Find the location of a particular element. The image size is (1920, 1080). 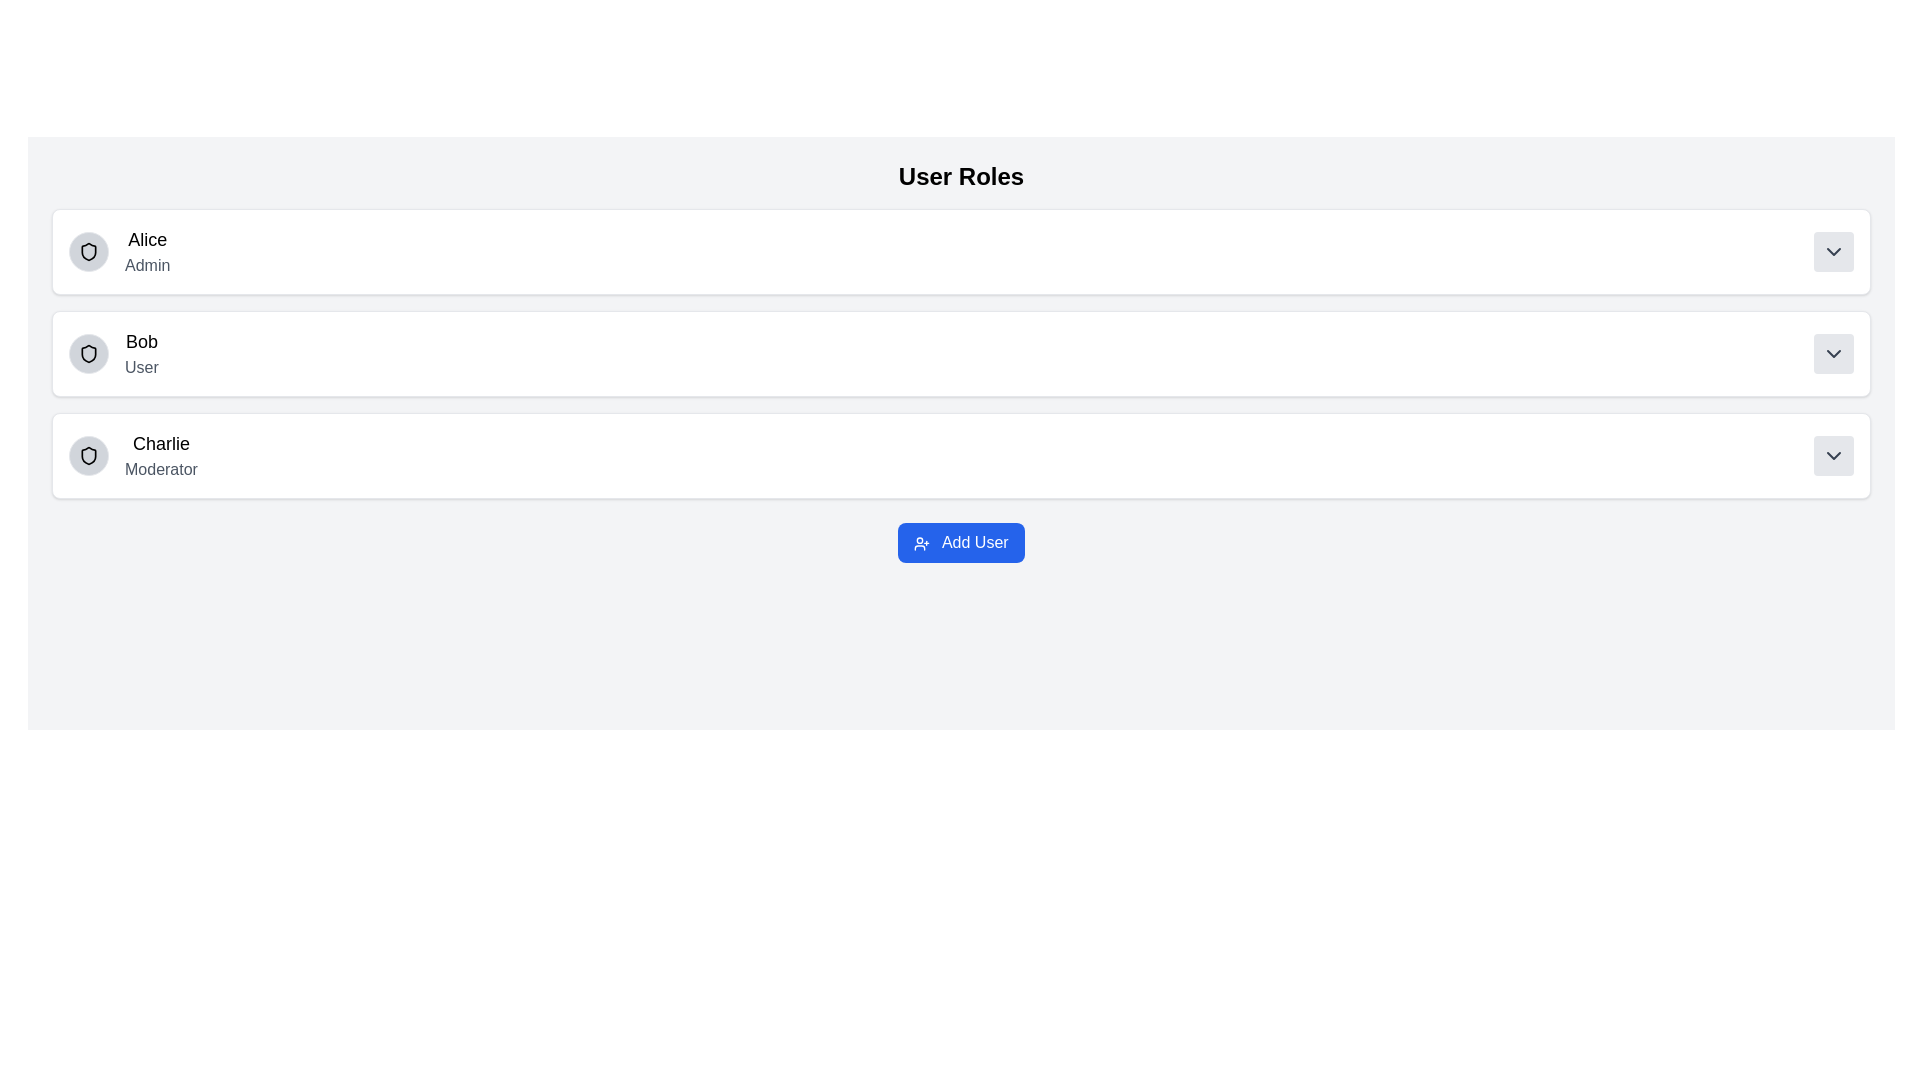

the gray circular icon with a black shield symbol at its center, located in the top-left corner of the 'Alice Admin' card, to the left of the 'Alice' text is located at coordinates (88, 250).